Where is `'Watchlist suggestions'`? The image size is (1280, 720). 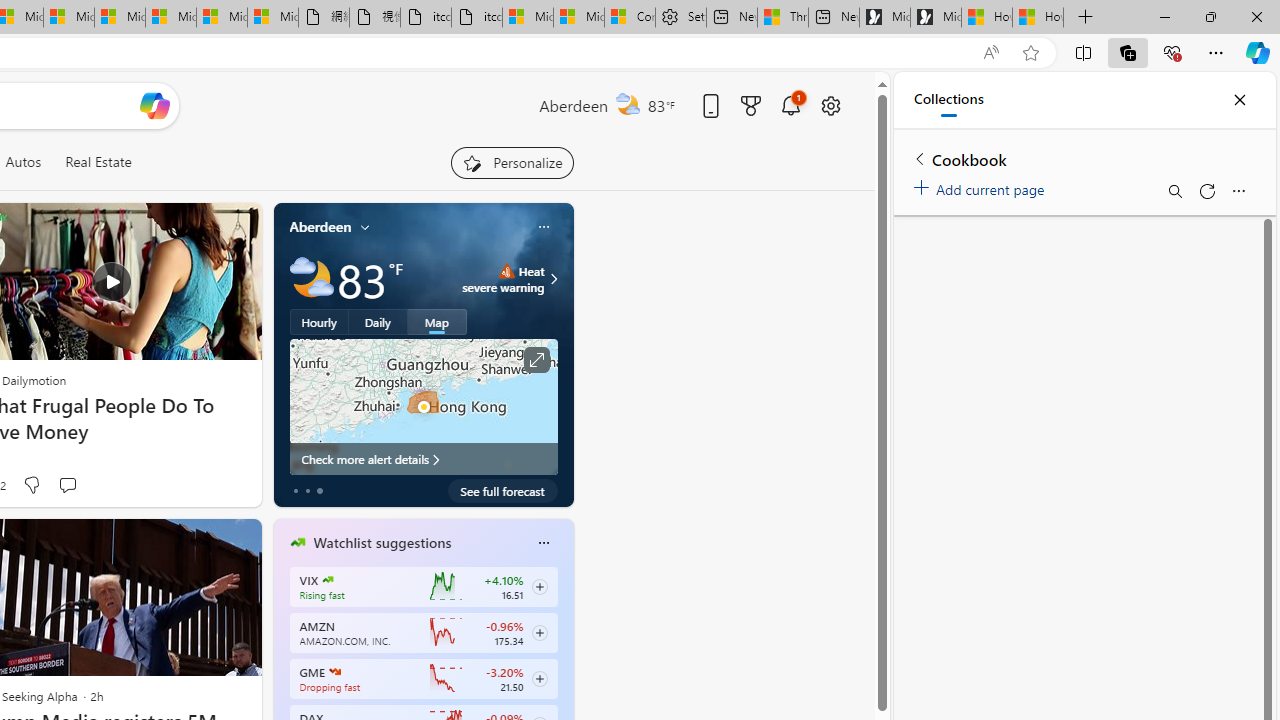 'Watchlist suggestions' is located at coordinates (382, 543).